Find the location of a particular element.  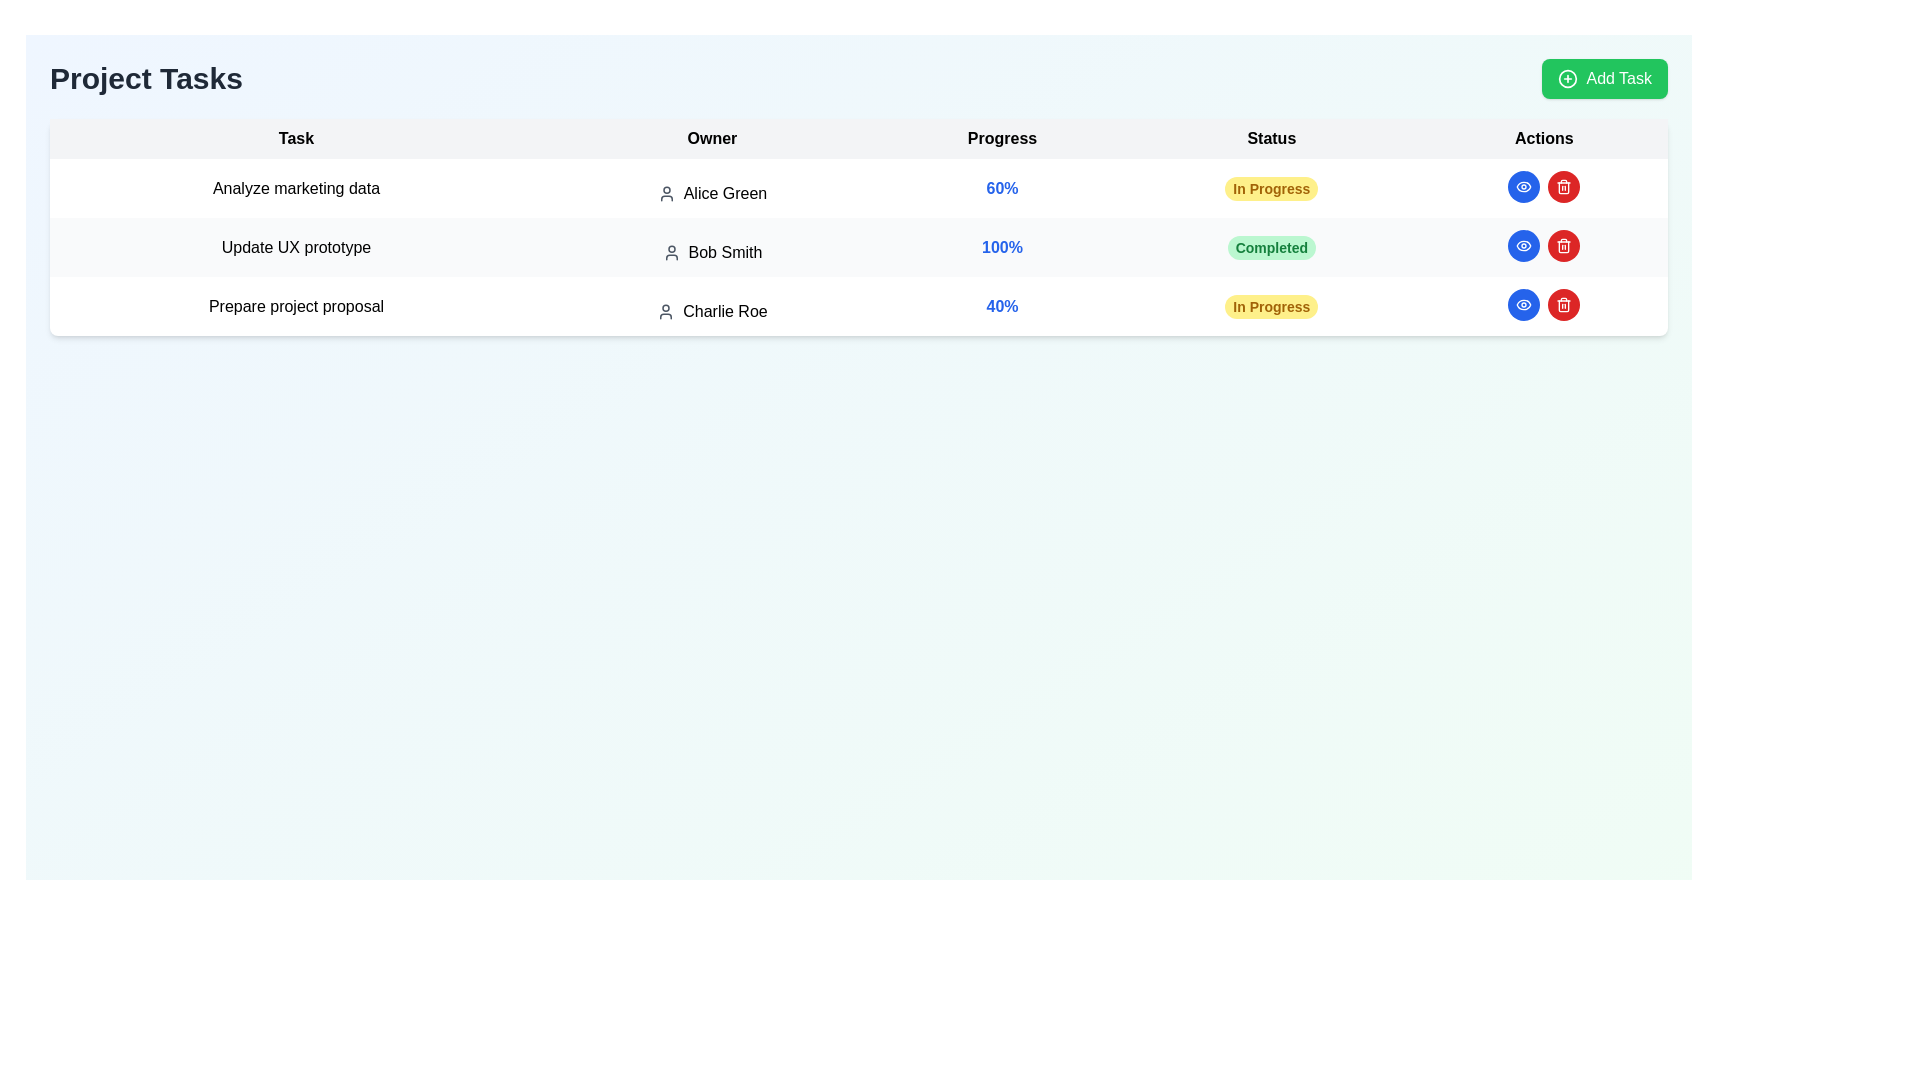

the 'Completed' status label for the task 'Update UX prototype' in the second row of the 'Status' column is located at coordinates (1270, 246).